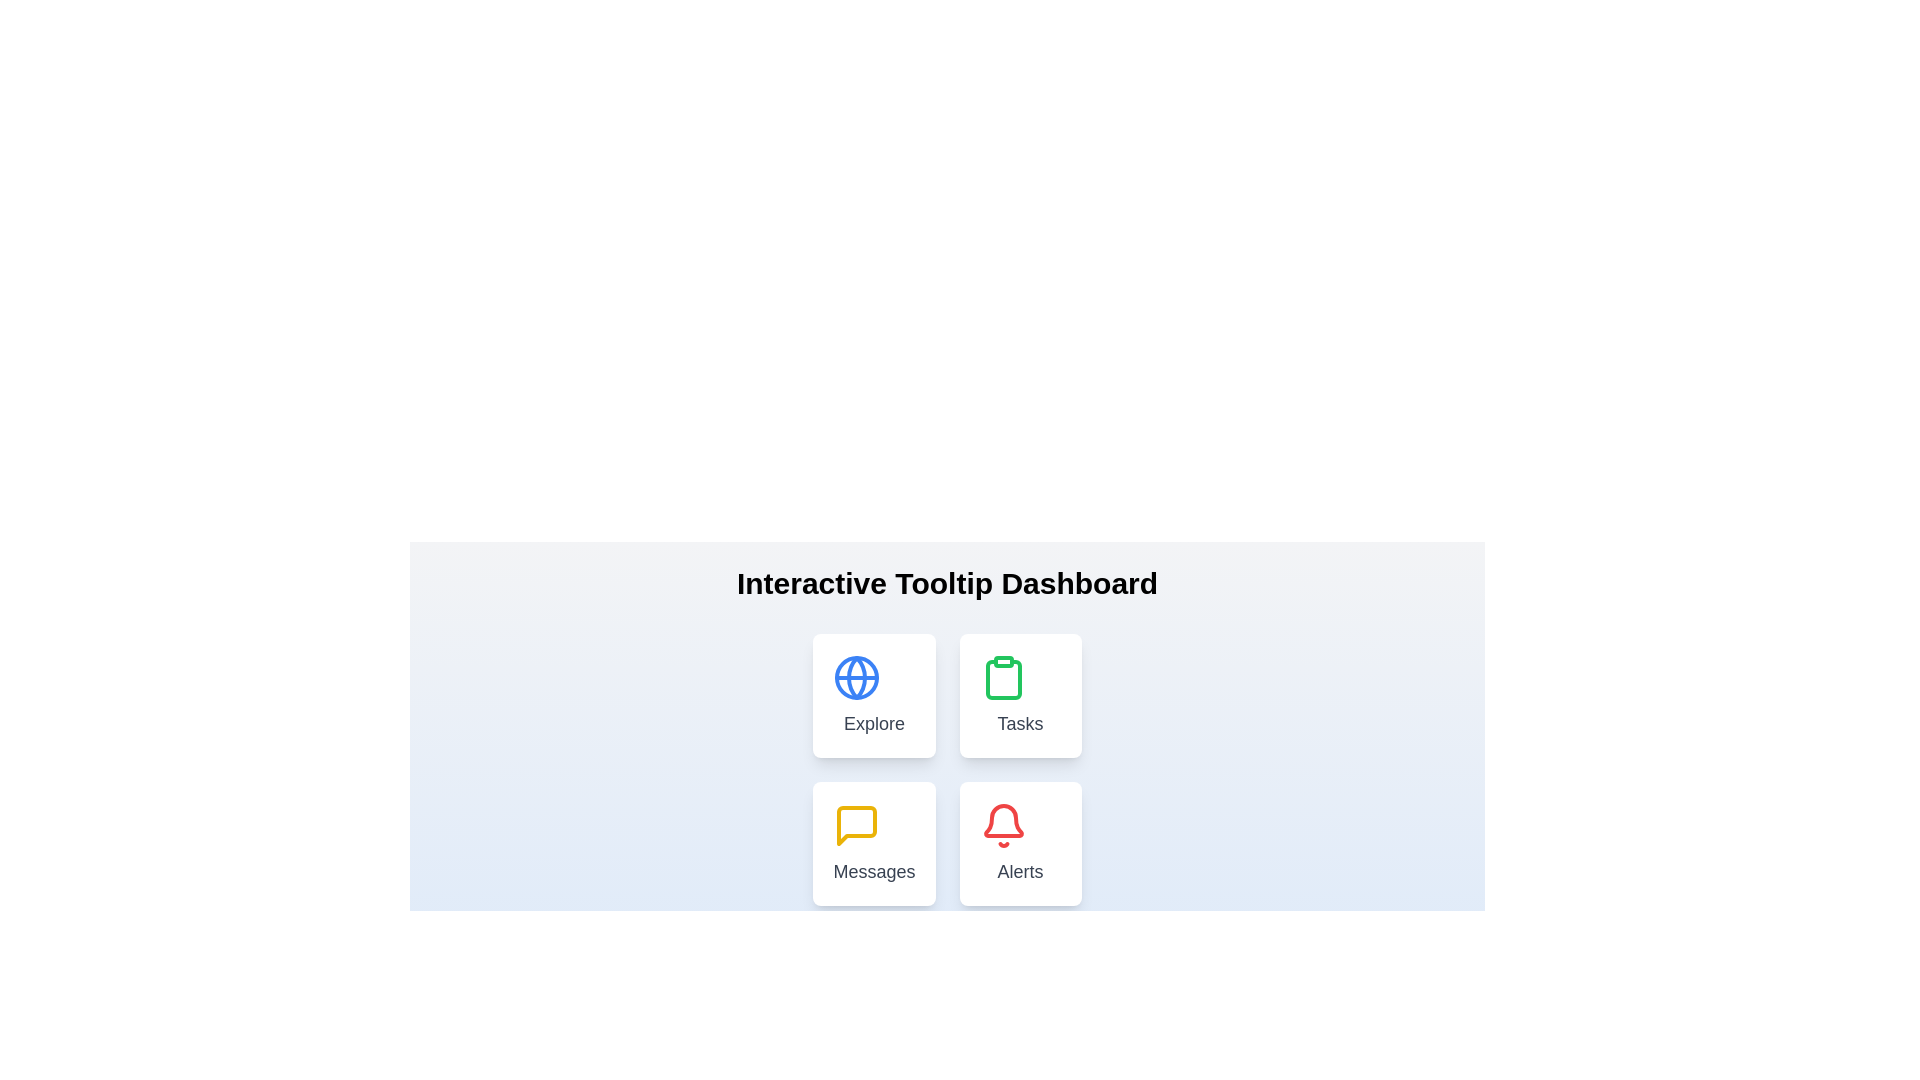 This screenshot has height=1080, width=1920. Describe the element at coordinates (857, 677) in the screenshot. I see `the circular graphic element that is part of the globe icon in the top left 'Explore' card of the 2x2 grid layout on the 'Interactive Tooltip Dashboard'` at that location.